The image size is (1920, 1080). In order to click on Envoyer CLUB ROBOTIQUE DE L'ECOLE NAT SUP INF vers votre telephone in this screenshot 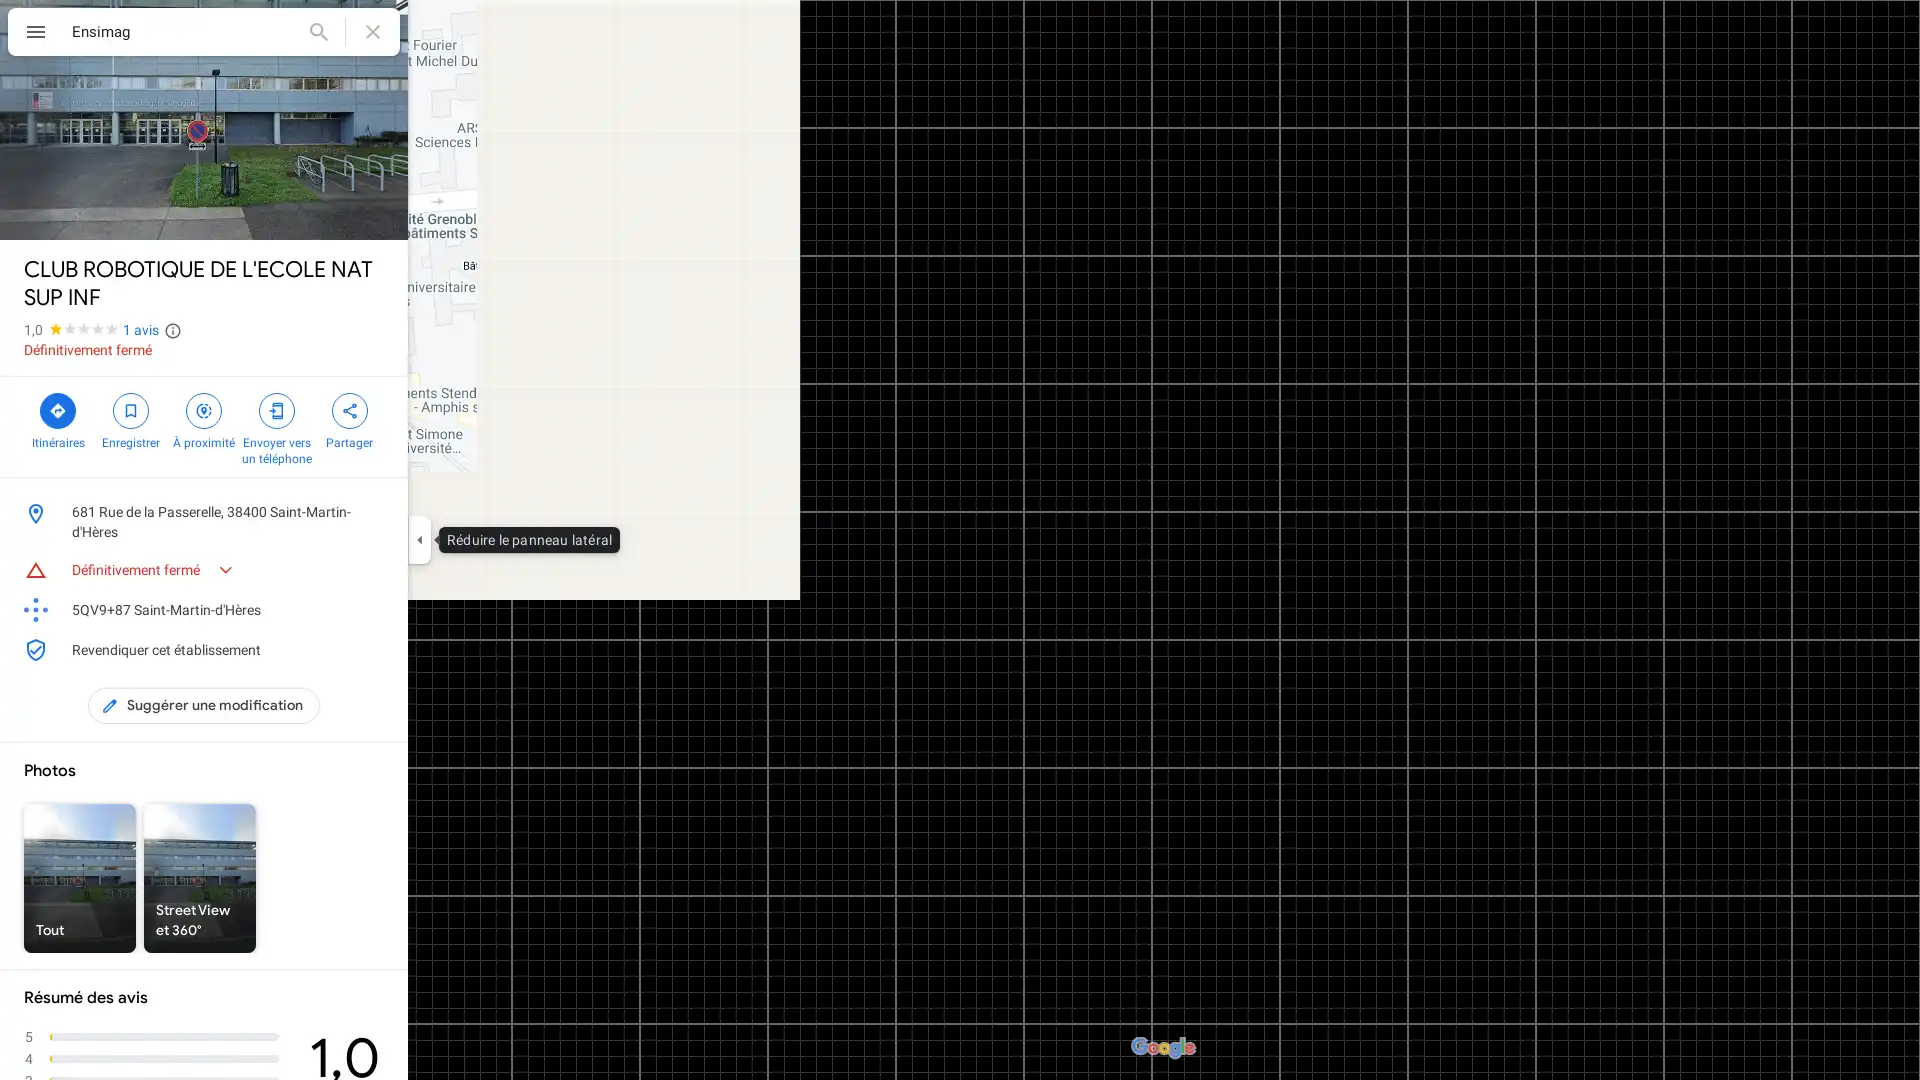, I will do `click(275, 426)`.